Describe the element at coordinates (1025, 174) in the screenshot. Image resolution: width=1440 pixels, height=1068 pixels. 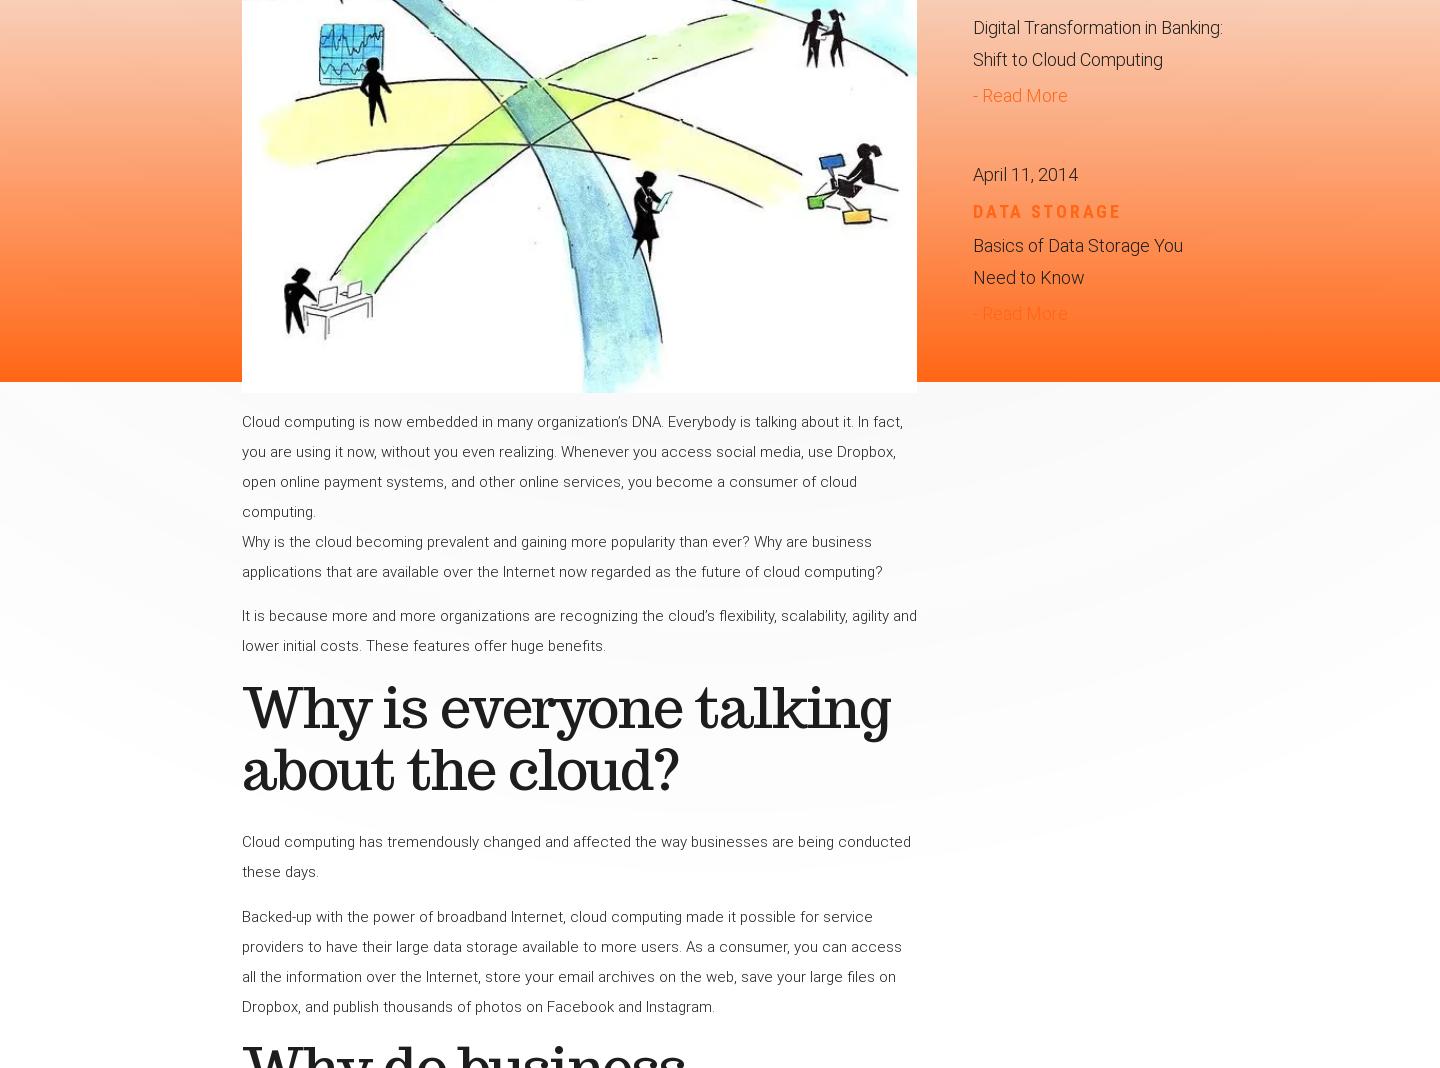
I see `'April 11, 2014'` at that location.